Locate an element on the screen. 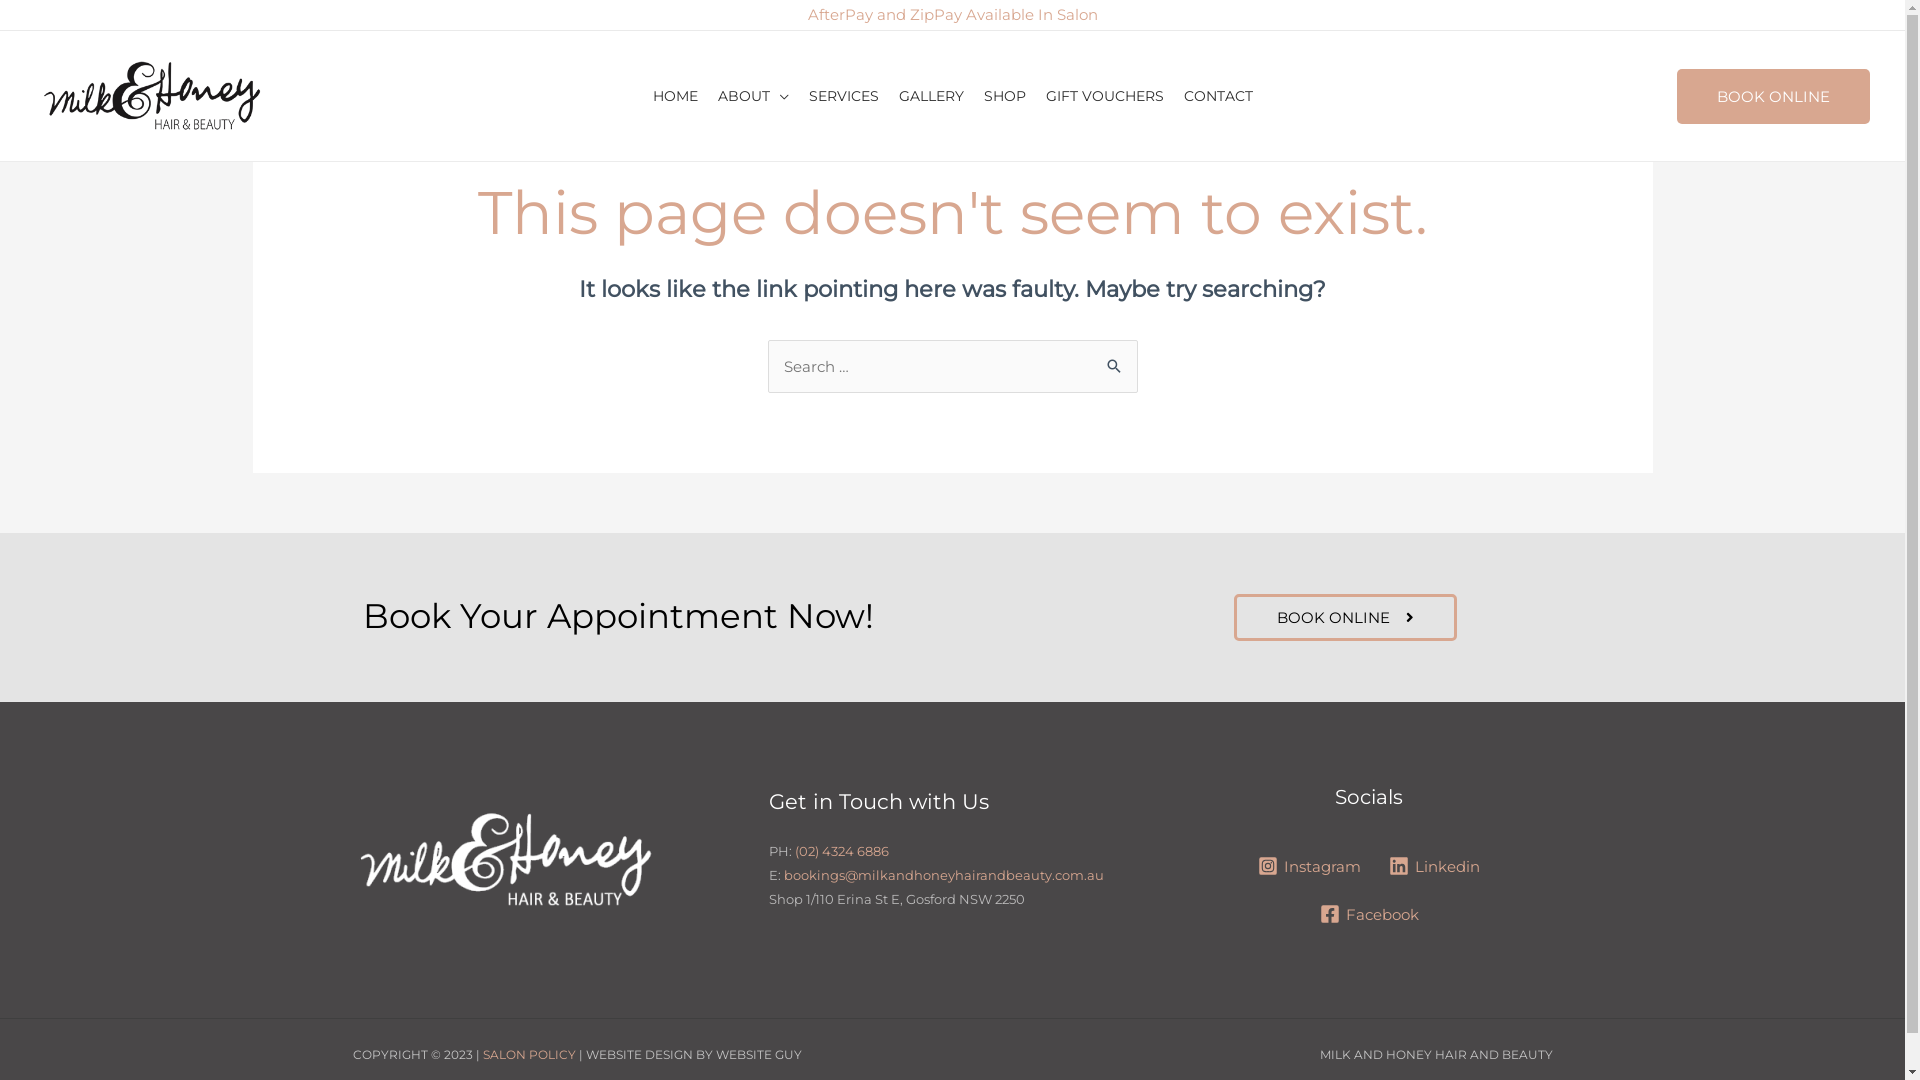  'bookings@milkandhoneyhairandbeauty.com.au' is located at coordinates (943, 874).